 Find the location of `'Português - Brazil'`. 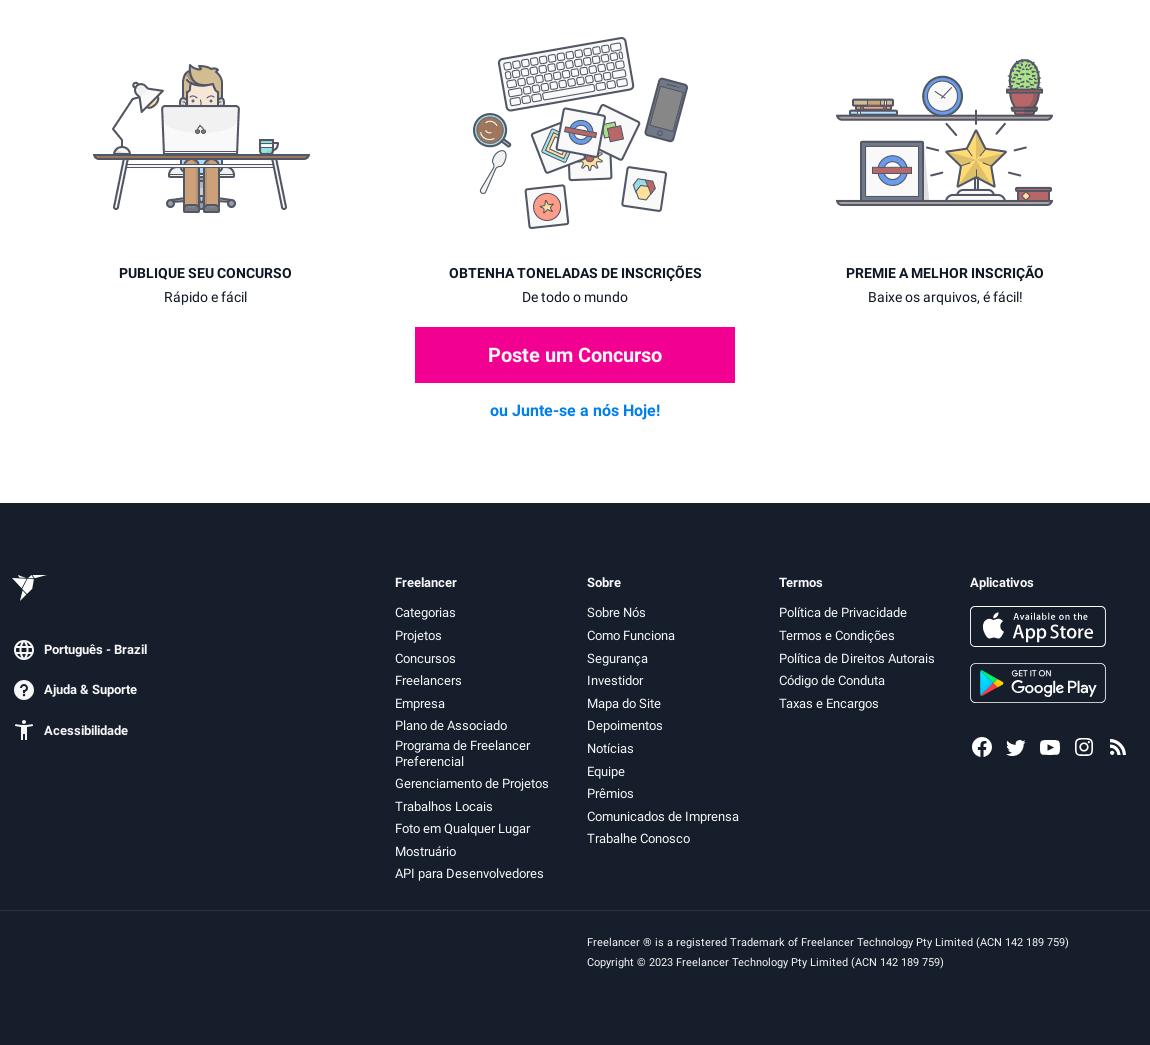

'Português - Brazil' is located at coordinates (43, 649).